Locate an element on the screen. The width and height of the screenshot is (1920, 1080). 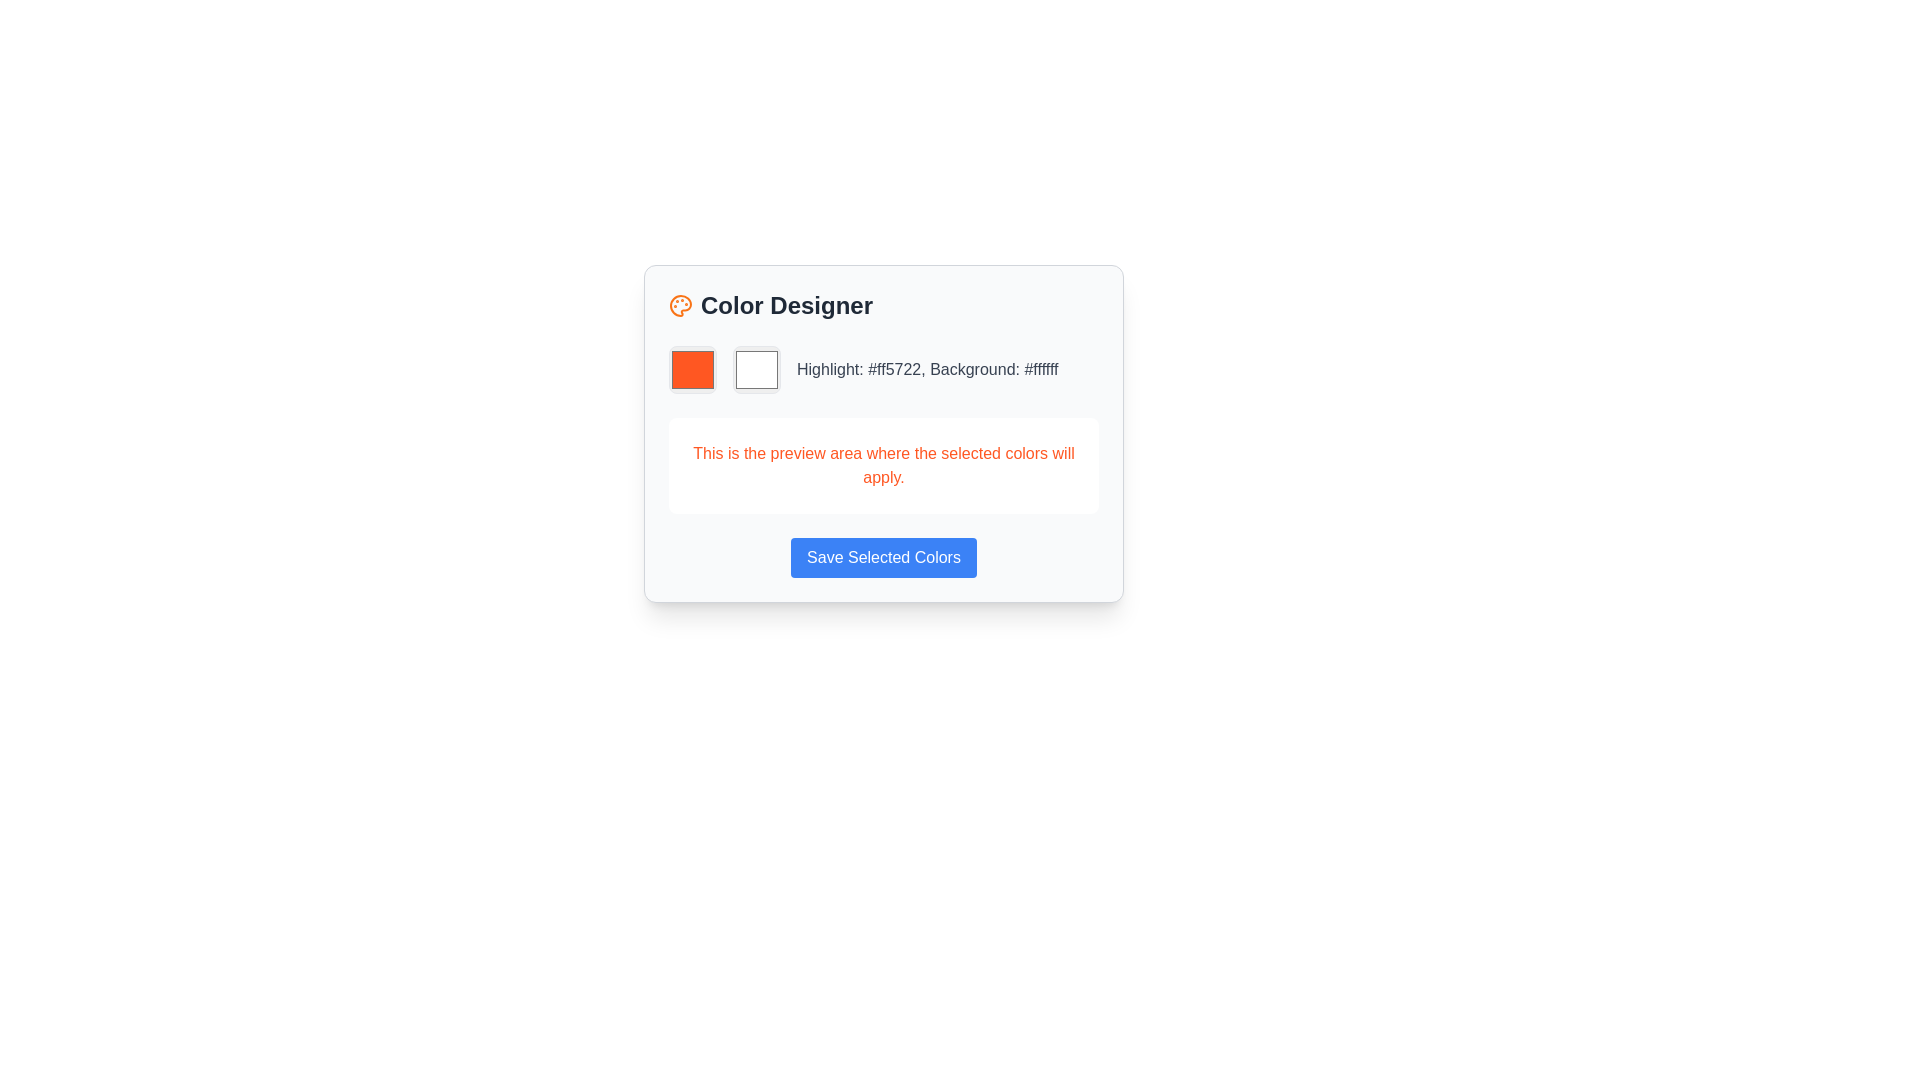
the Informative text area that displays the effects of selected colors, located below the color choices and above the 'Save Selected Colors' button is located at coordinates (882, 466).